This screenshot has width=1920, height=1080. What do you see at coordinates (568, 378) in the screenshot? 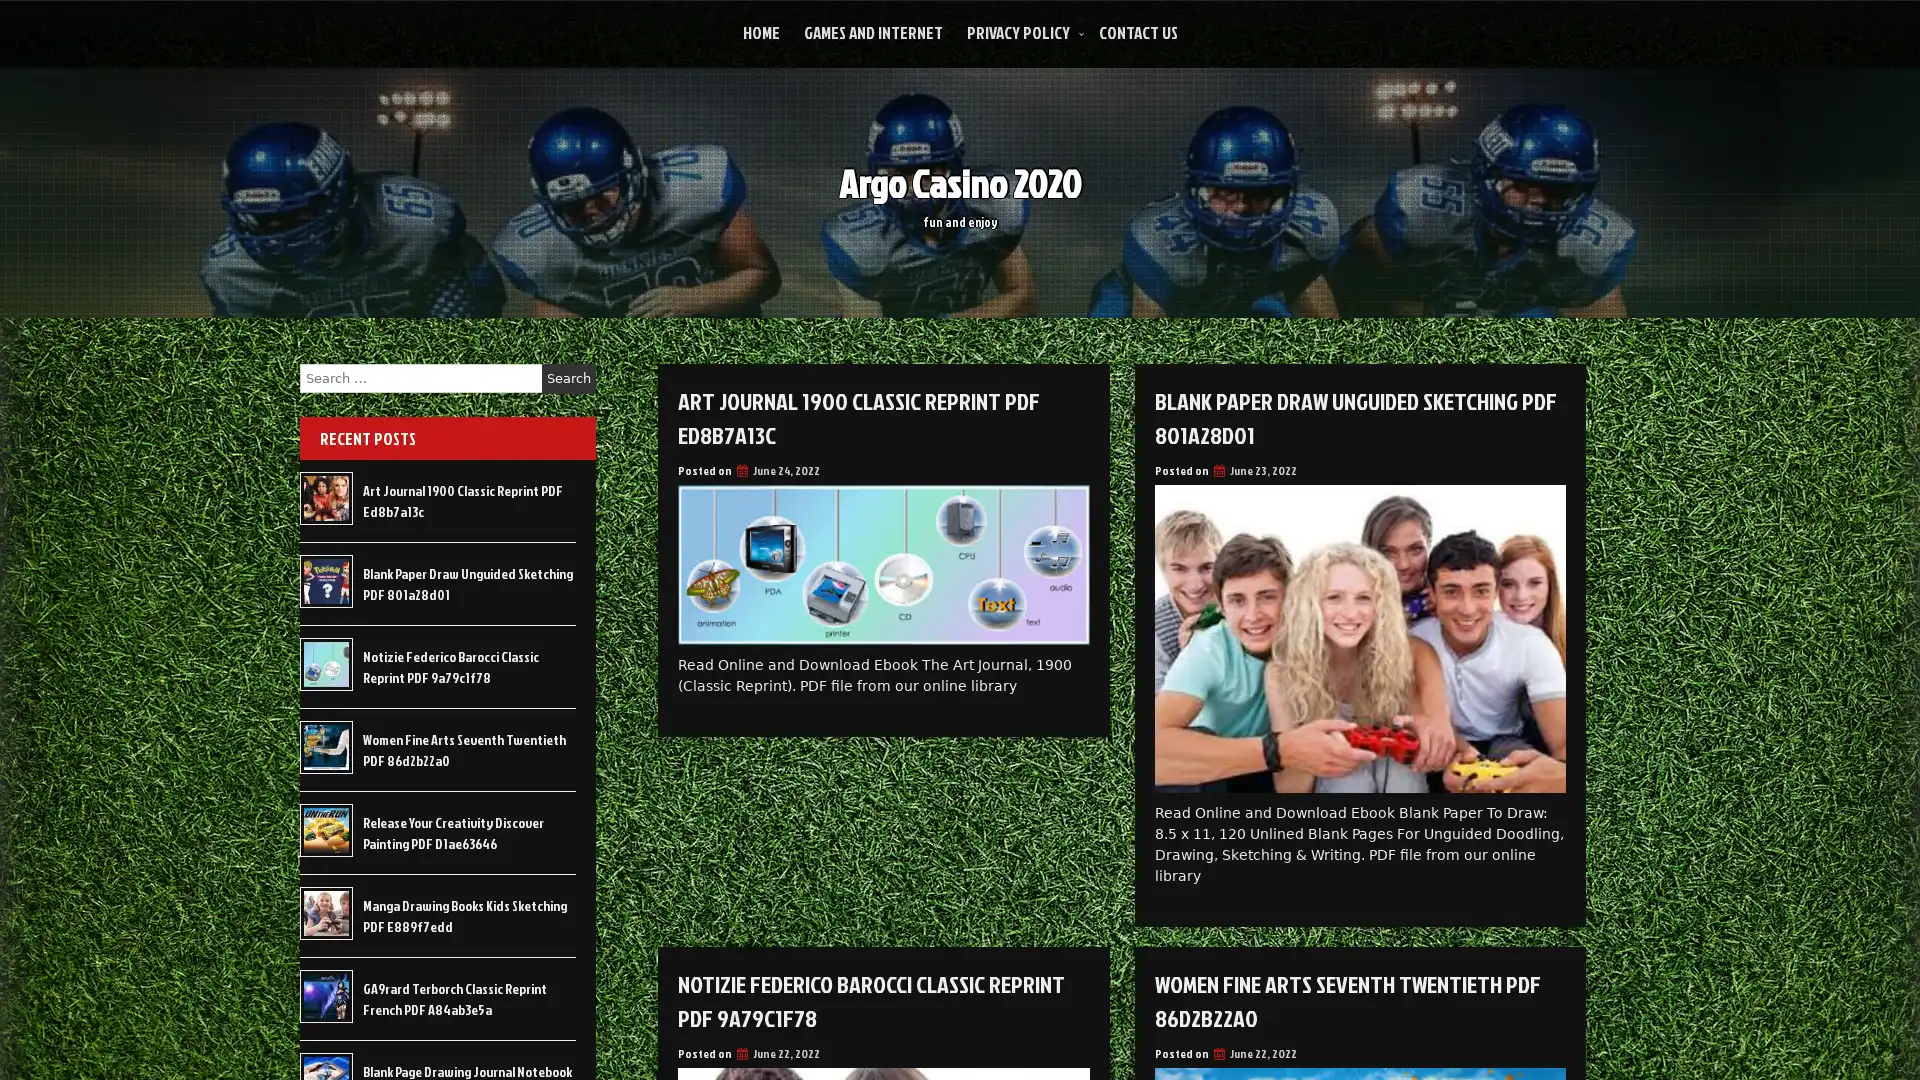
I see `Search` at bounding box center [568, 378].